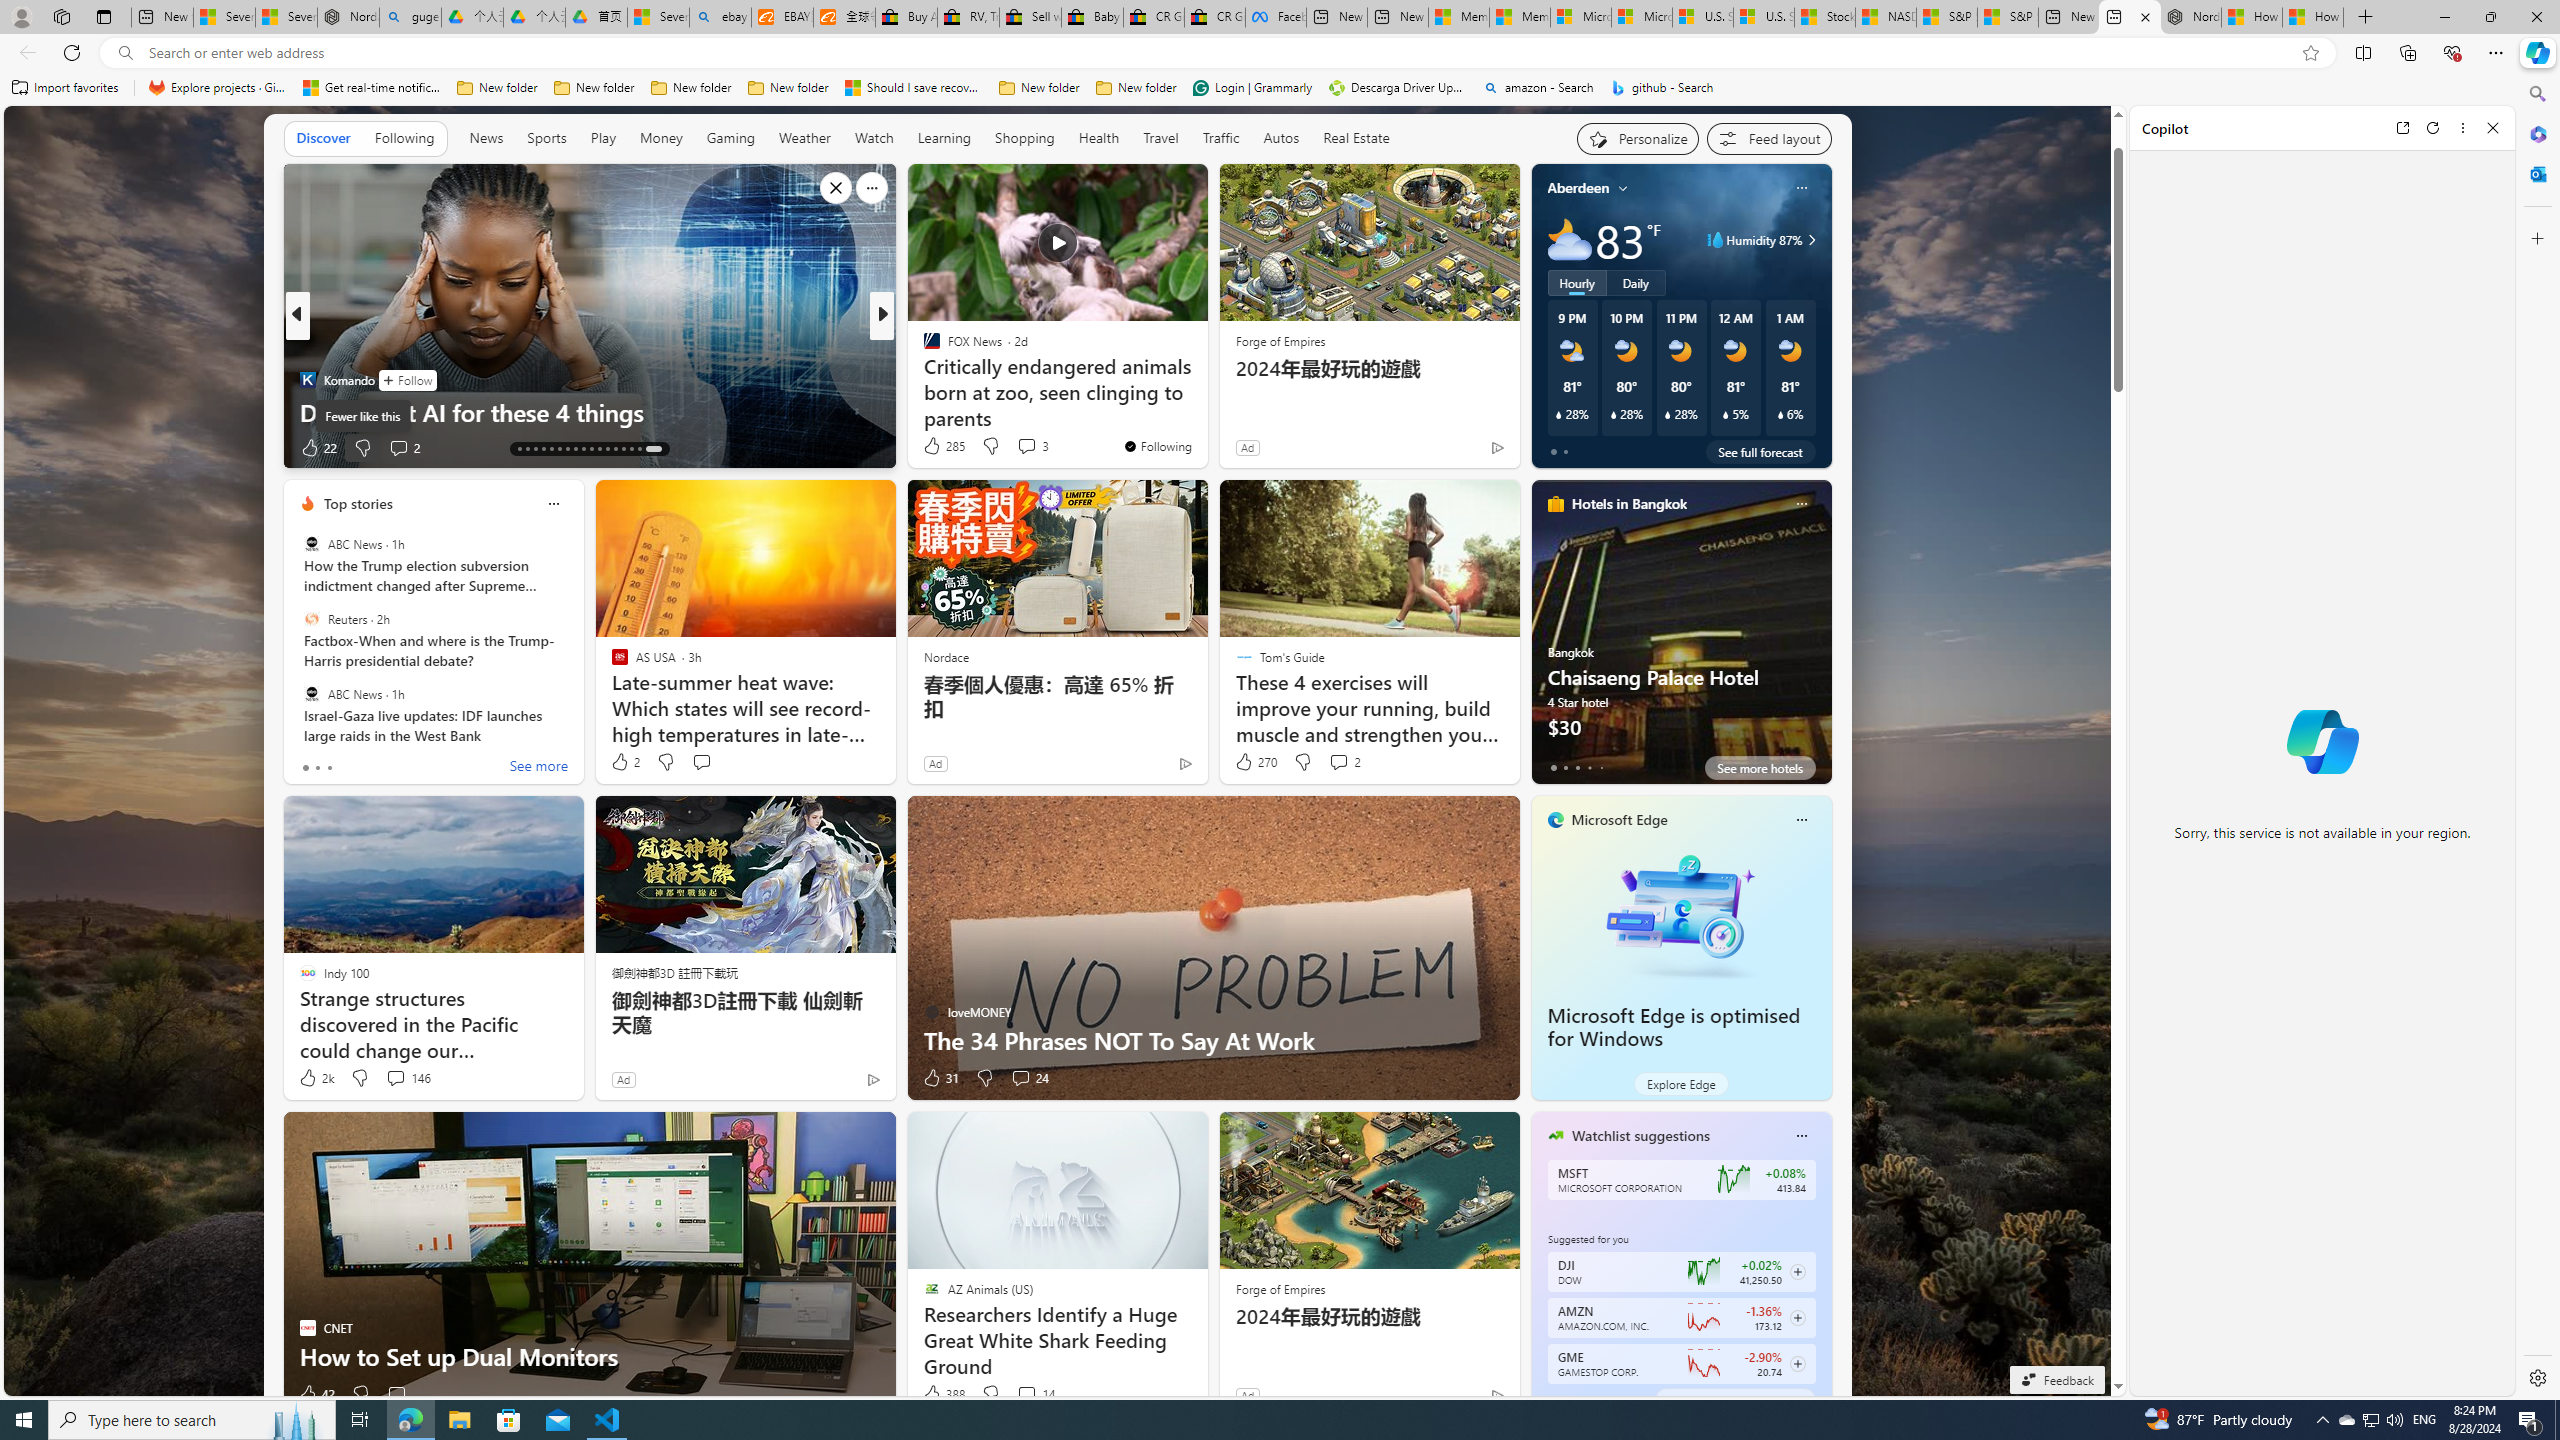  I want to click on 'Should I save recovered Word documents? - Microsoft Support', so click(913, 87).